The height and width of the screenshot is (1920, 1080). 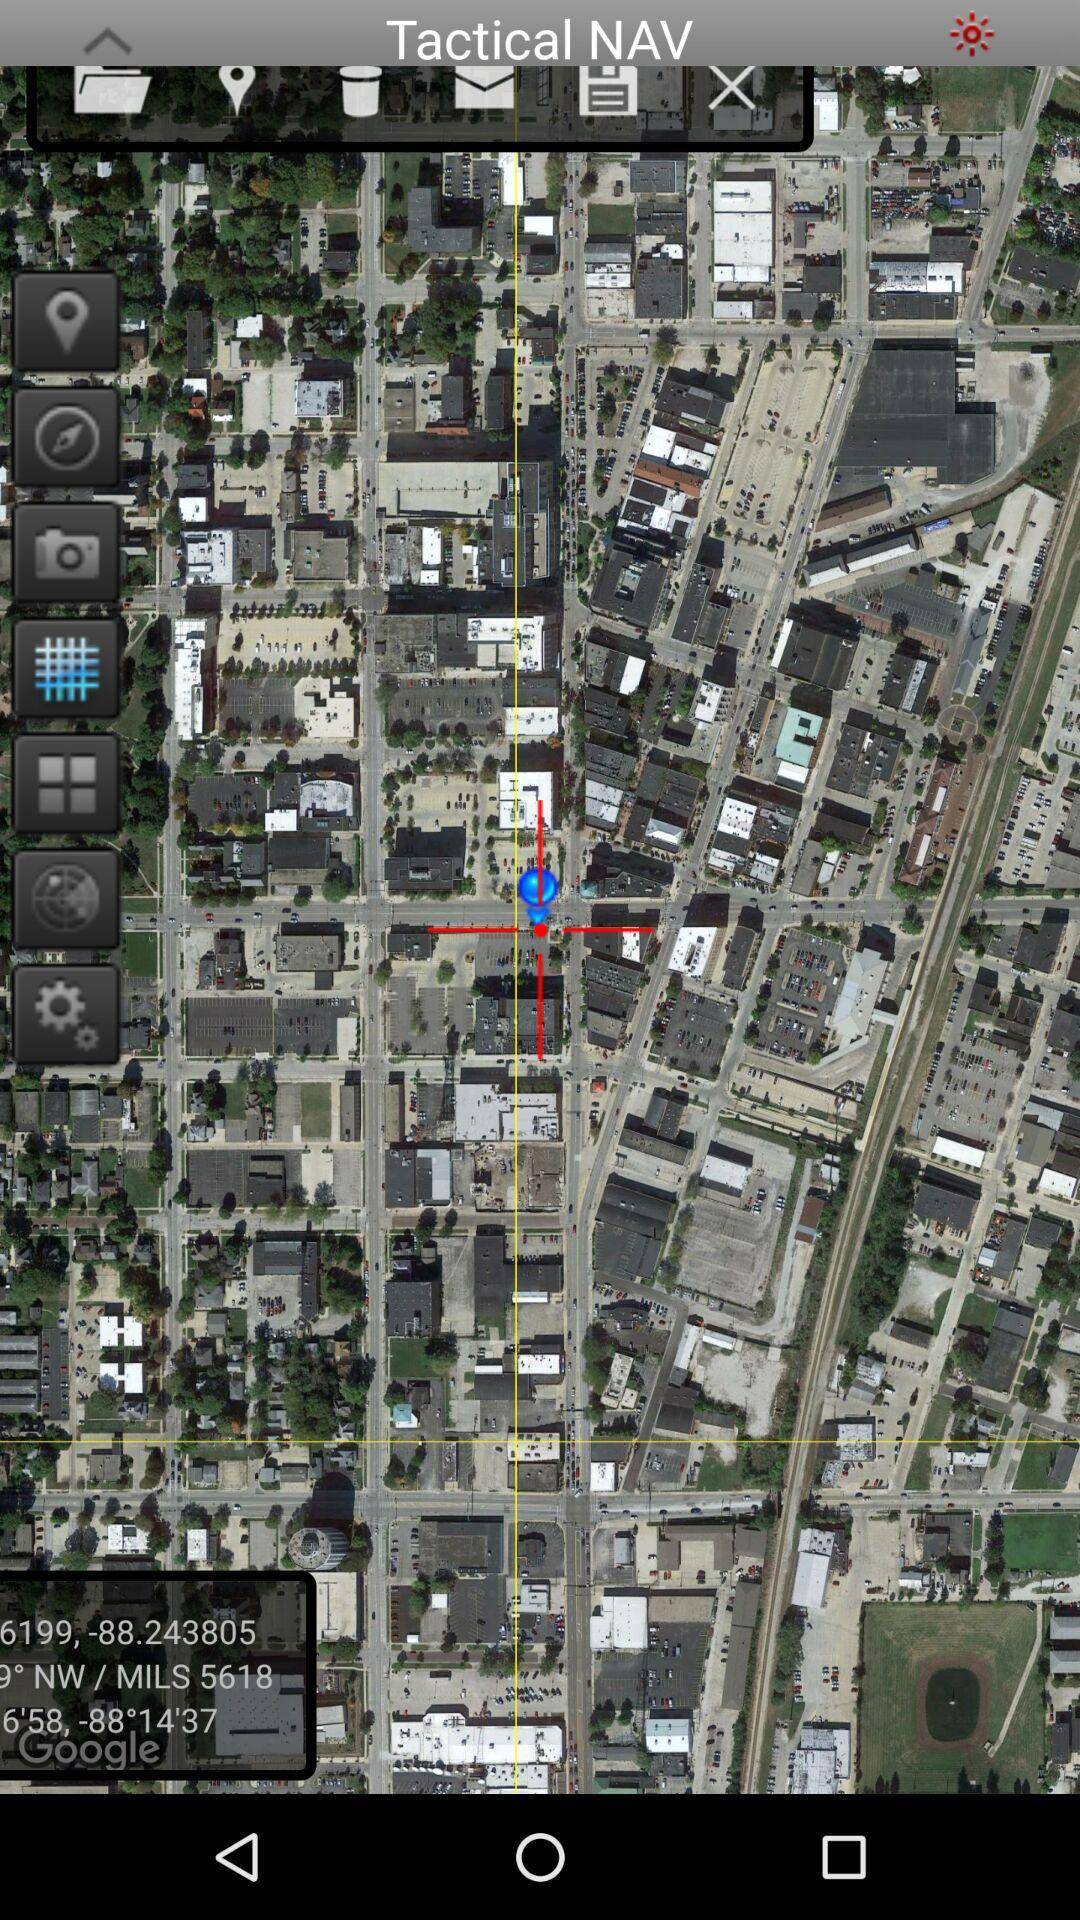 I want to click on the place you are looking for, so click(x=58, y=321).